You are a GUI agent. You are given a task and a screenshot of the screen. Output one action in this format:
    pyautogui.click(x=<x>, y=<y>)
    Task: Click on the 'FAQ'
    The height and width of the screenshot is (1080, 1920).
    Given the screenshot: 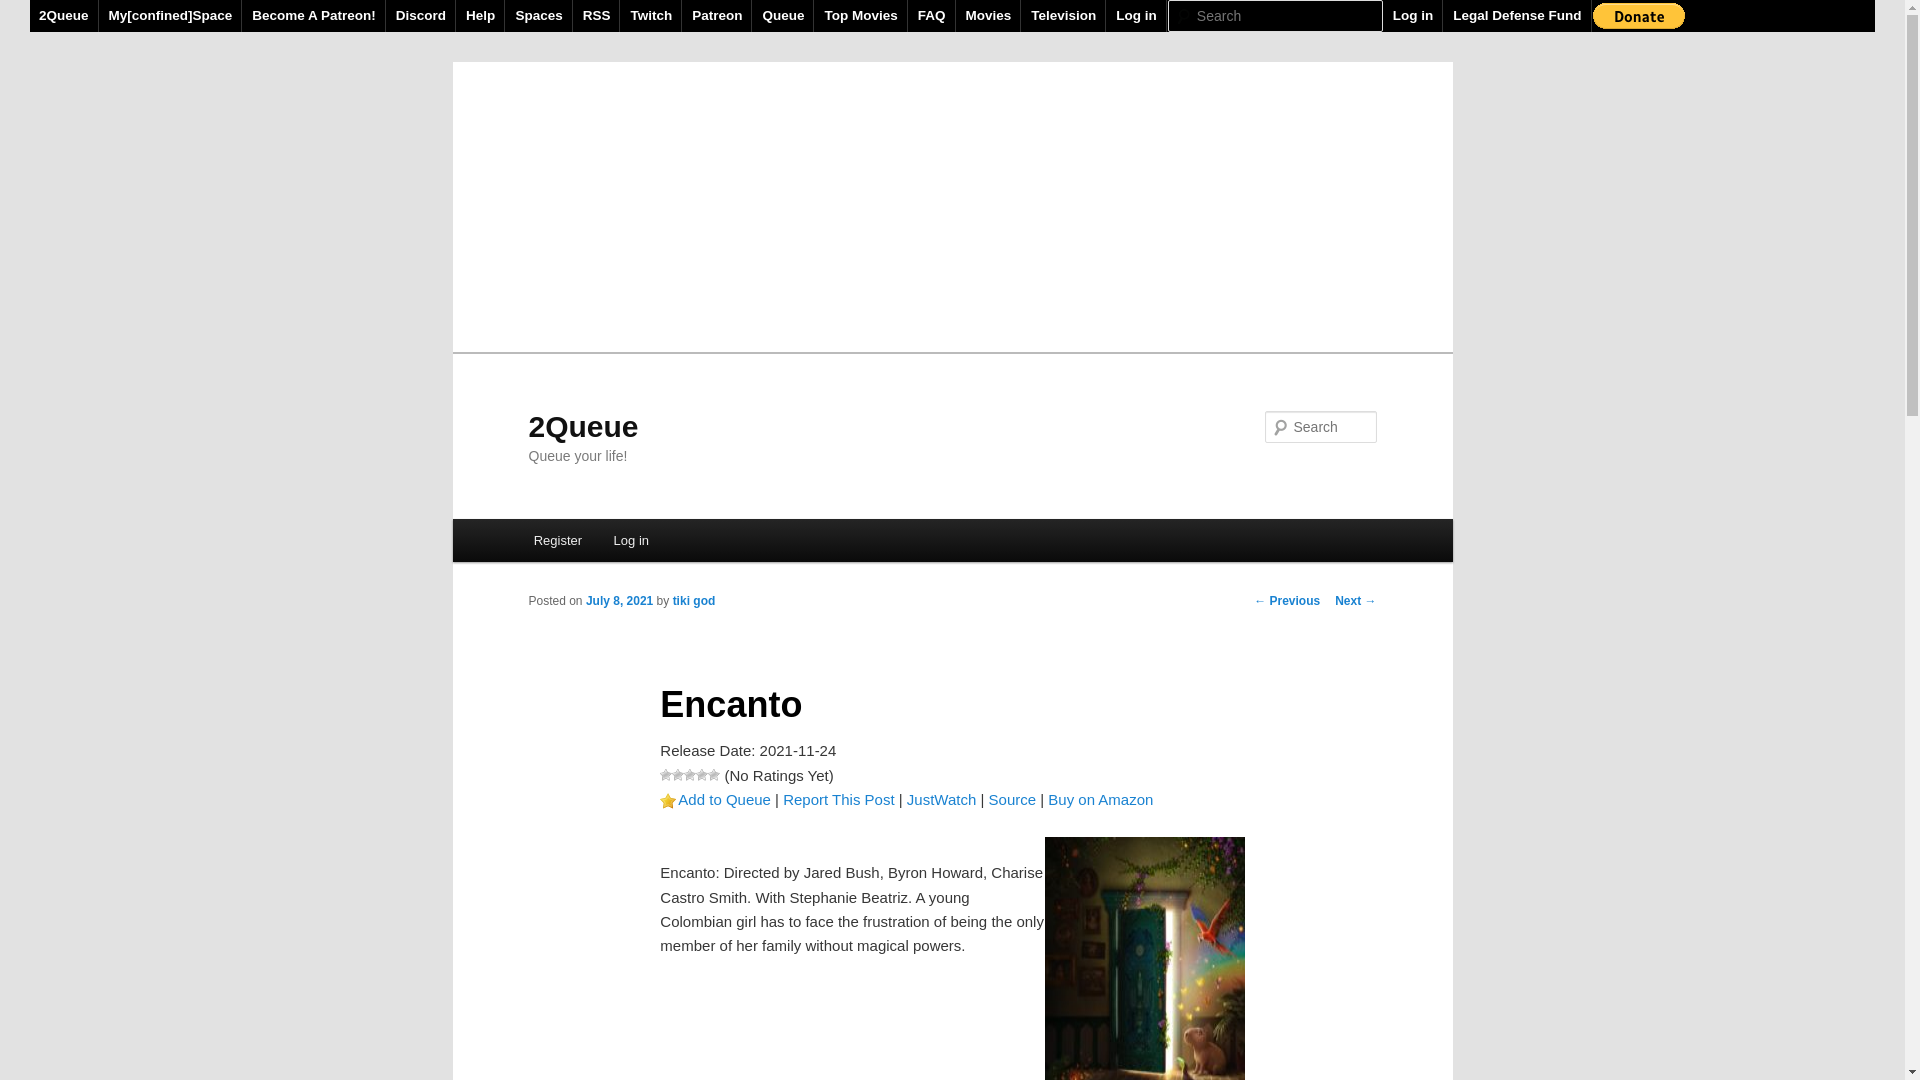 What is the action you would take?
    pyautogui.click(x=931, y=15)
    